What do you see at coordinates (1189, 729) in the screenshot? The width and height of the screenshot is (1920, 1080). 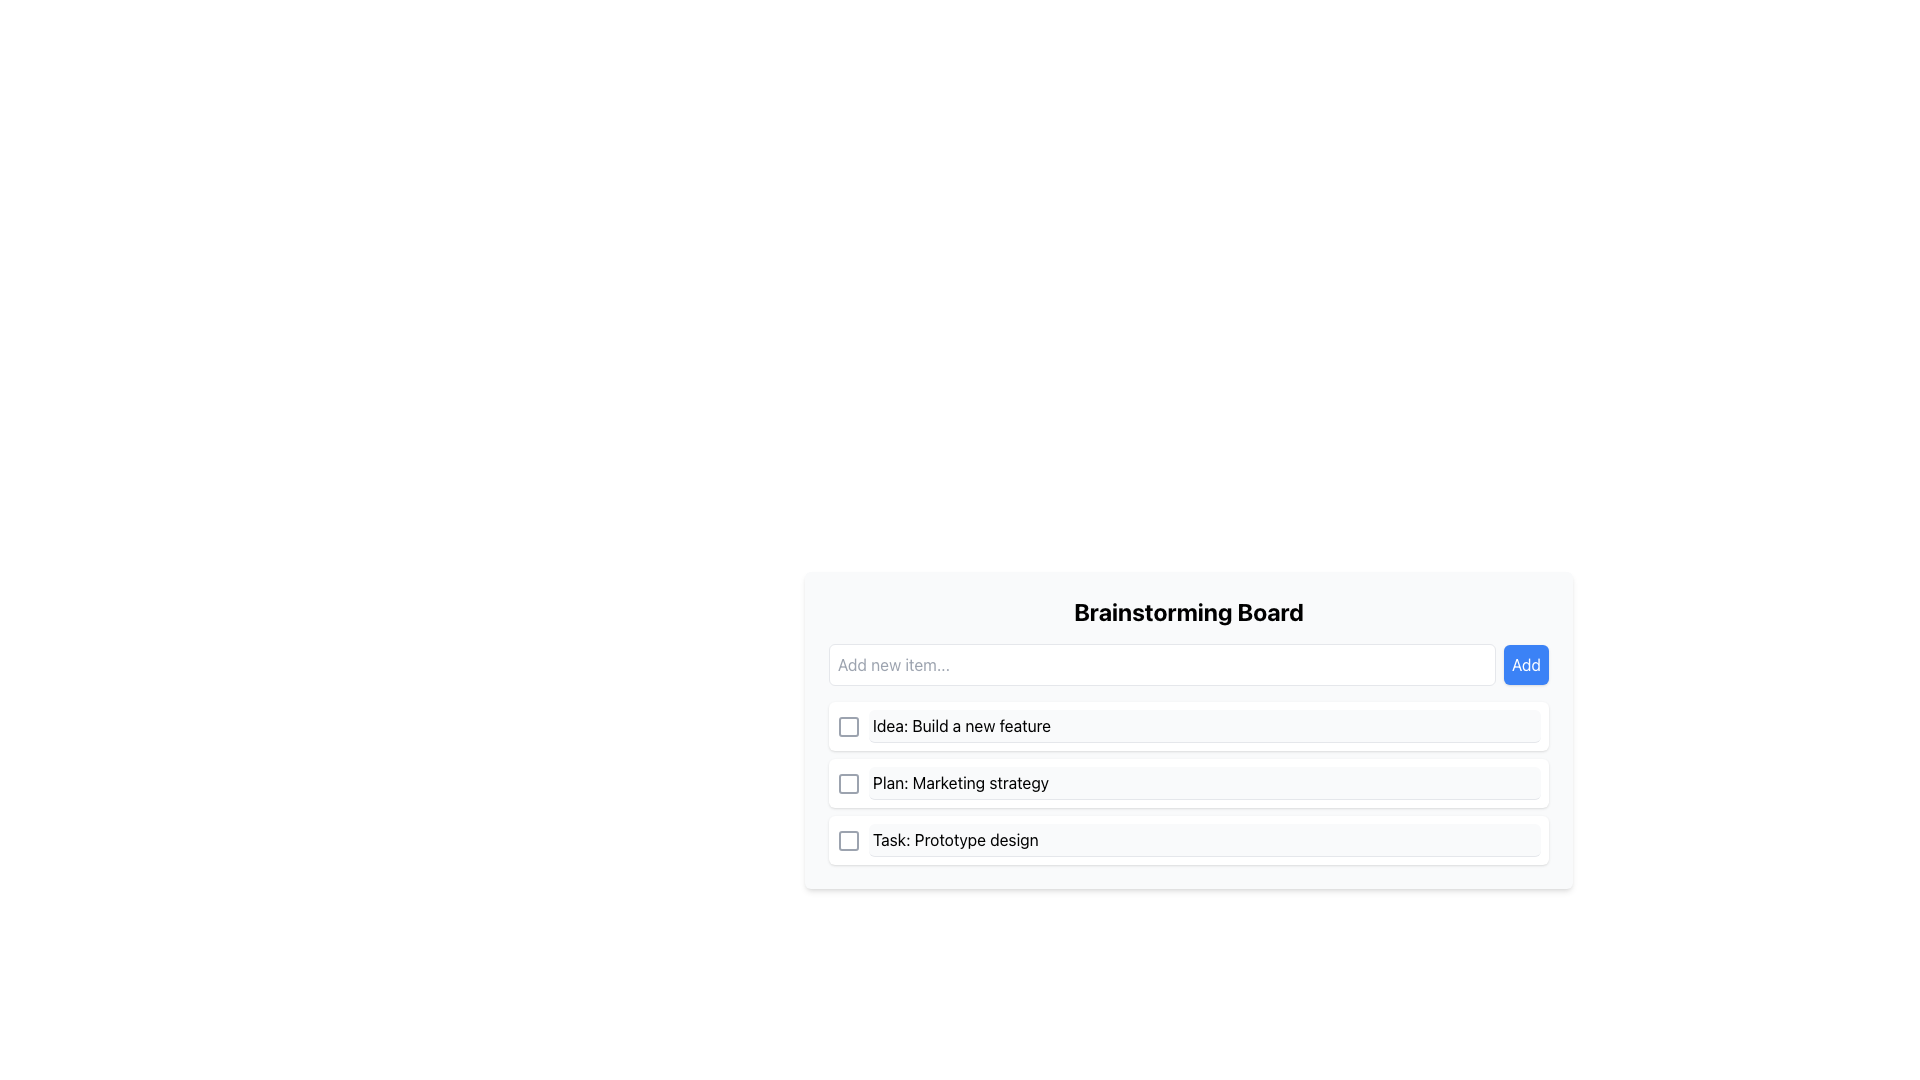 I see `the first list item in the 'Brainstorming Board' section` at bounding box center [1189, 729].